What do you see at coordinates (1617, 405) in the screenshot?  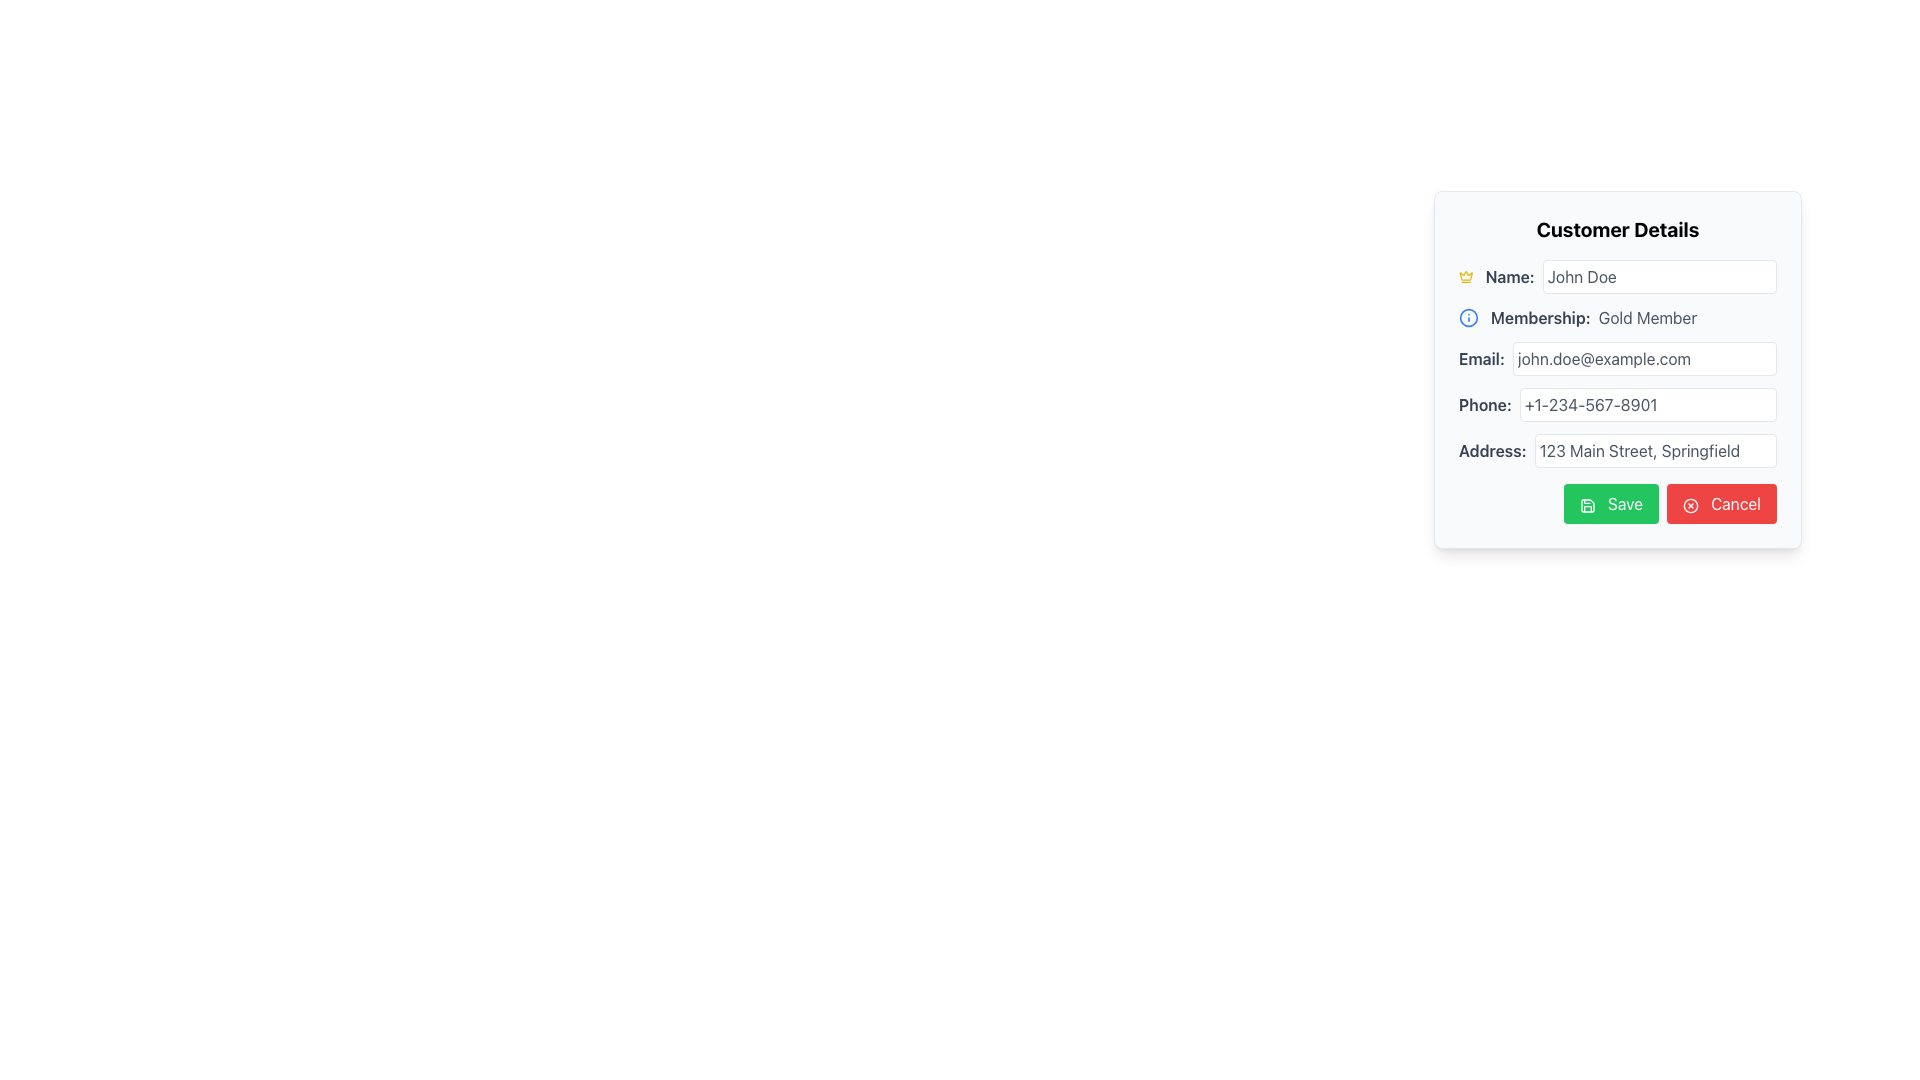 I see `the phone number input field located in the 'Customer Details' section, which is the fourth entry in the vertical list` at bounding box center [1617, 405].